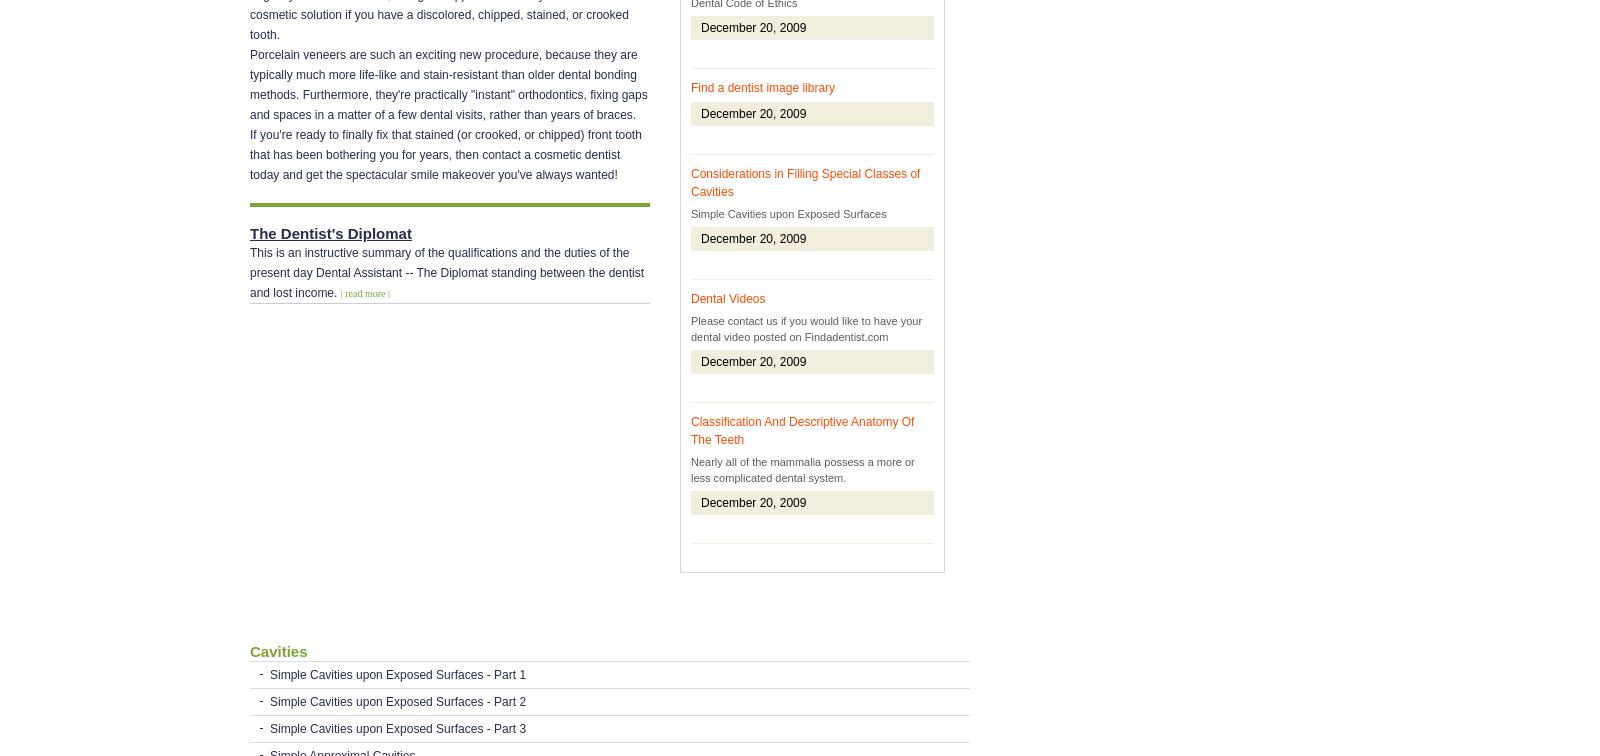  Describe the element at coordinates (330, 233) in the screenshot. I see `'The Dentist's Diplomat'` at that location.